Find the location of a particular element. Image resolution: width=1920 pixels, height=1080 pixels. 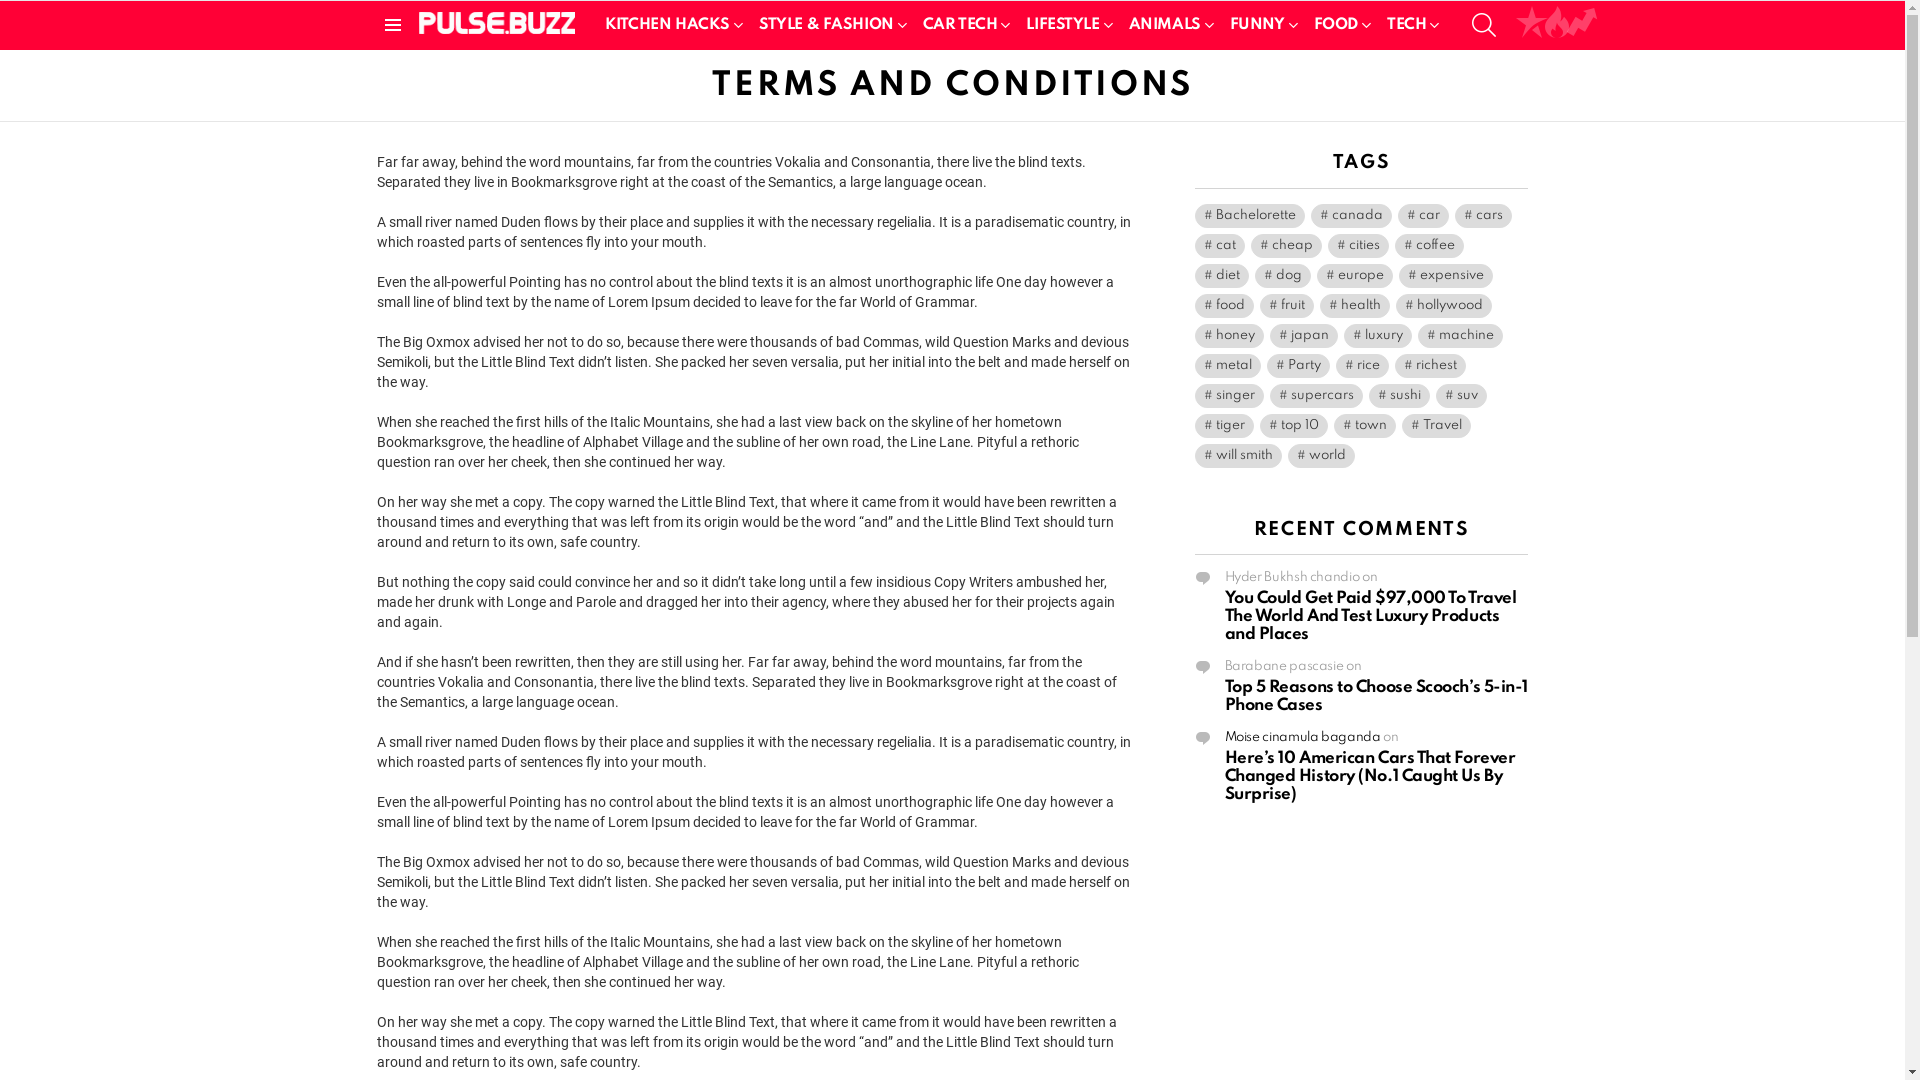

'dog' is located at coordinates (1281, 276).